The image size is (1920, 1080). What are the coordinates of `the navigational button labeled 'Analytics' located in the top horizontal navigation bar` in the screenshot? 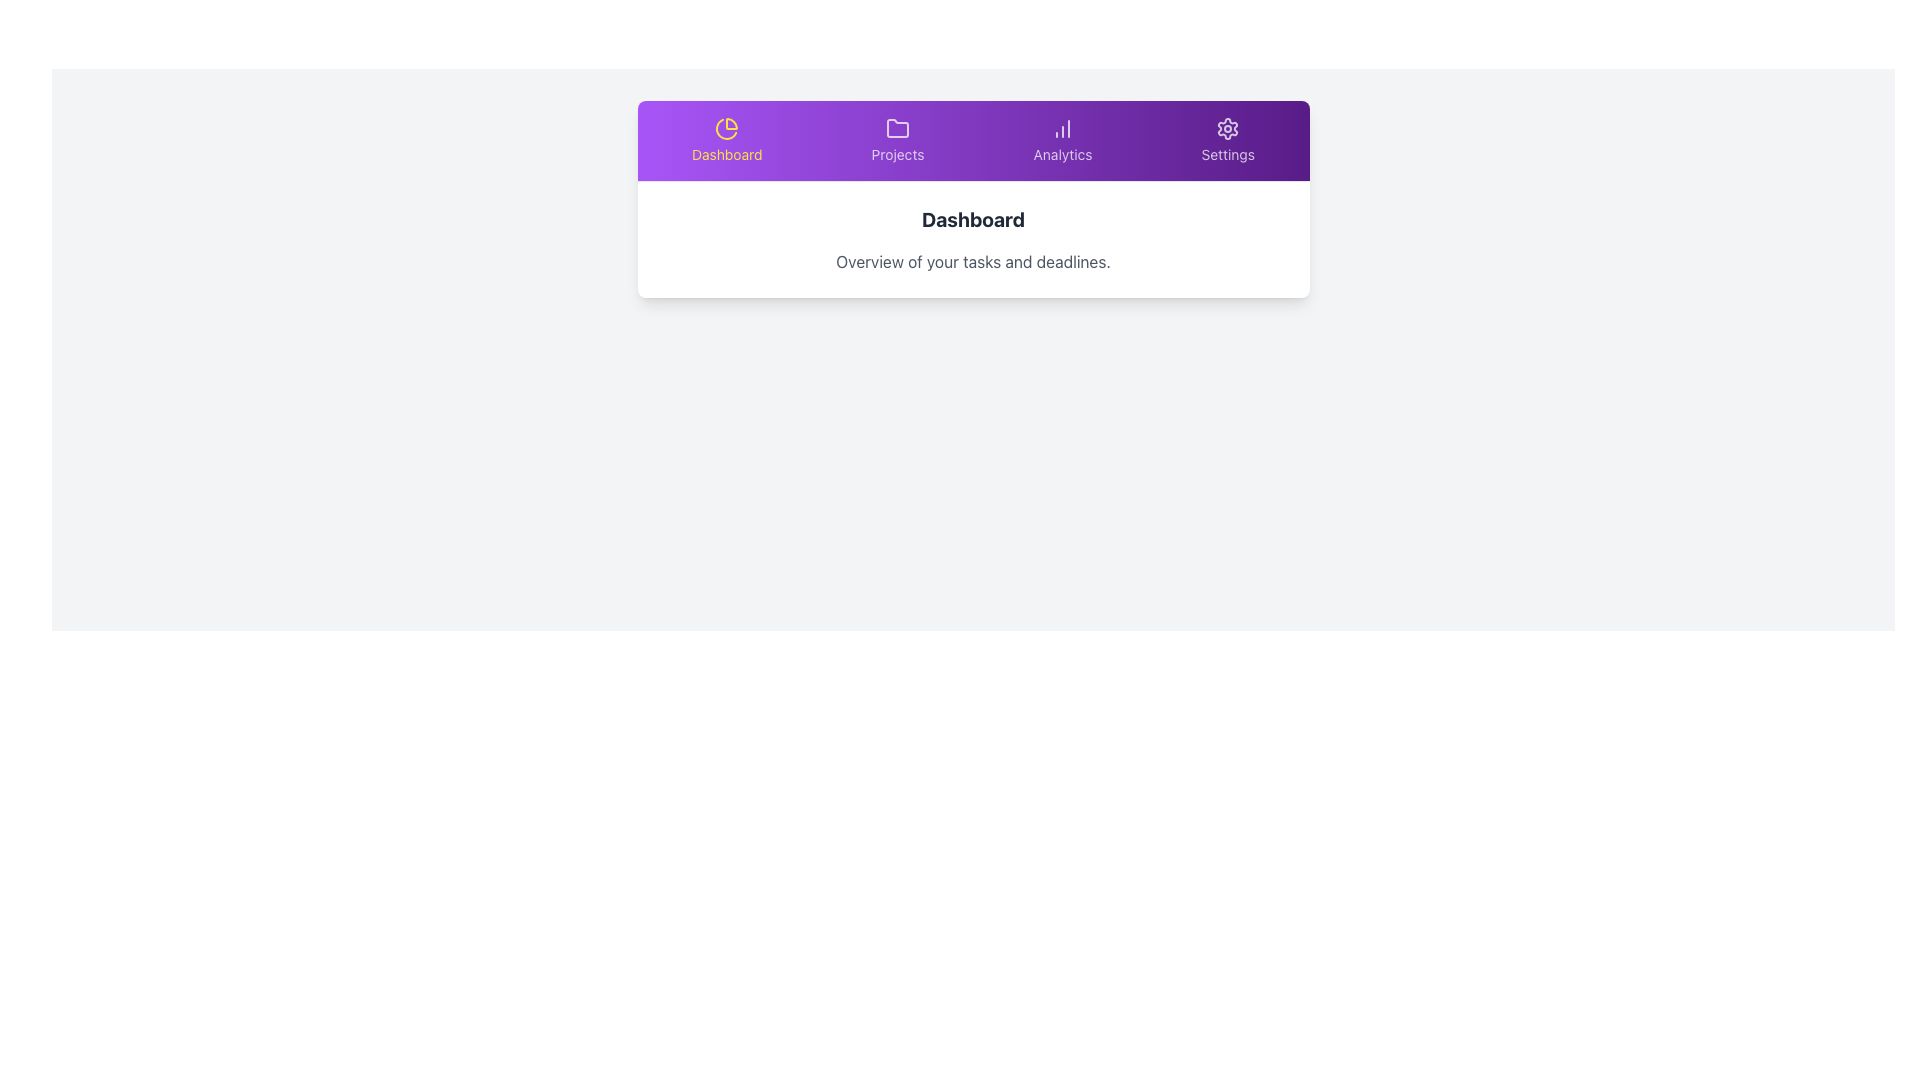 It's located at (1061, 140).